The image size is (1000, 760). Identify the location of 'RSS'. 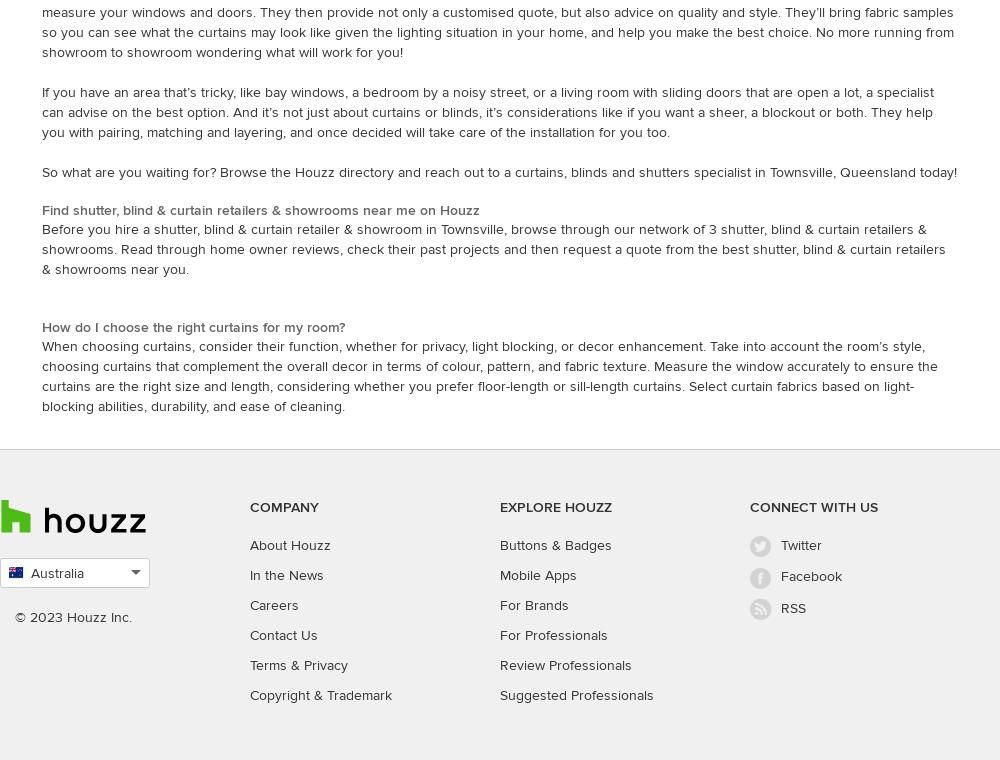
(793, 606).